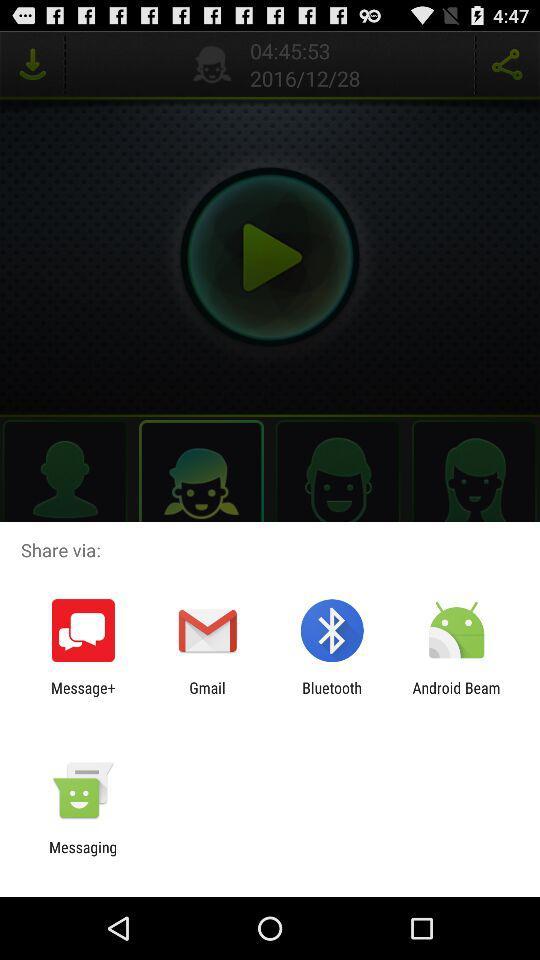  Describe the element at coordinates (206, 696) in the screenshot. I see `app to the right of message+ icon` at that location.